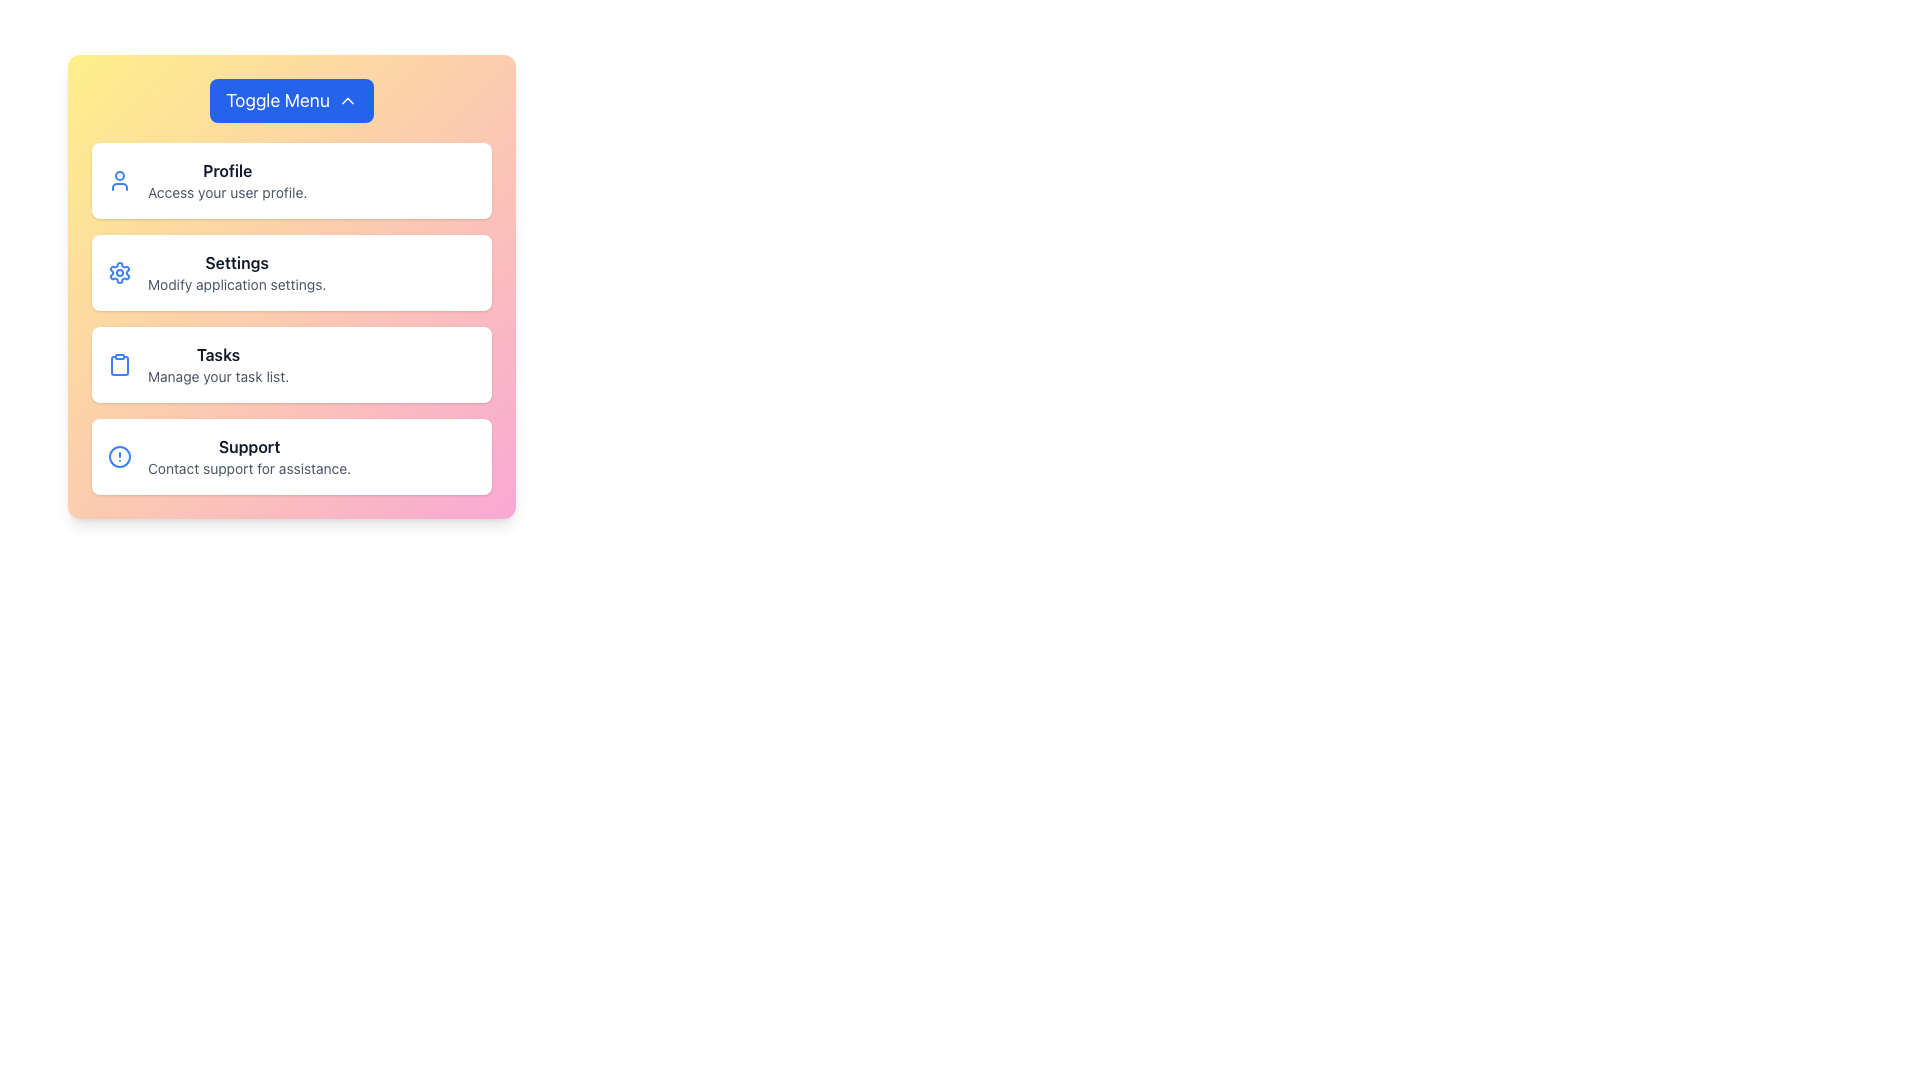 Image resolution: width=1920 pixels, height=1080 pixels. What do you see at coordinates (347, 100) in the screenshot?
I see `the chevron icon located to the right of the 'Toggle Menu' text label` at bounding box center [347, 100].